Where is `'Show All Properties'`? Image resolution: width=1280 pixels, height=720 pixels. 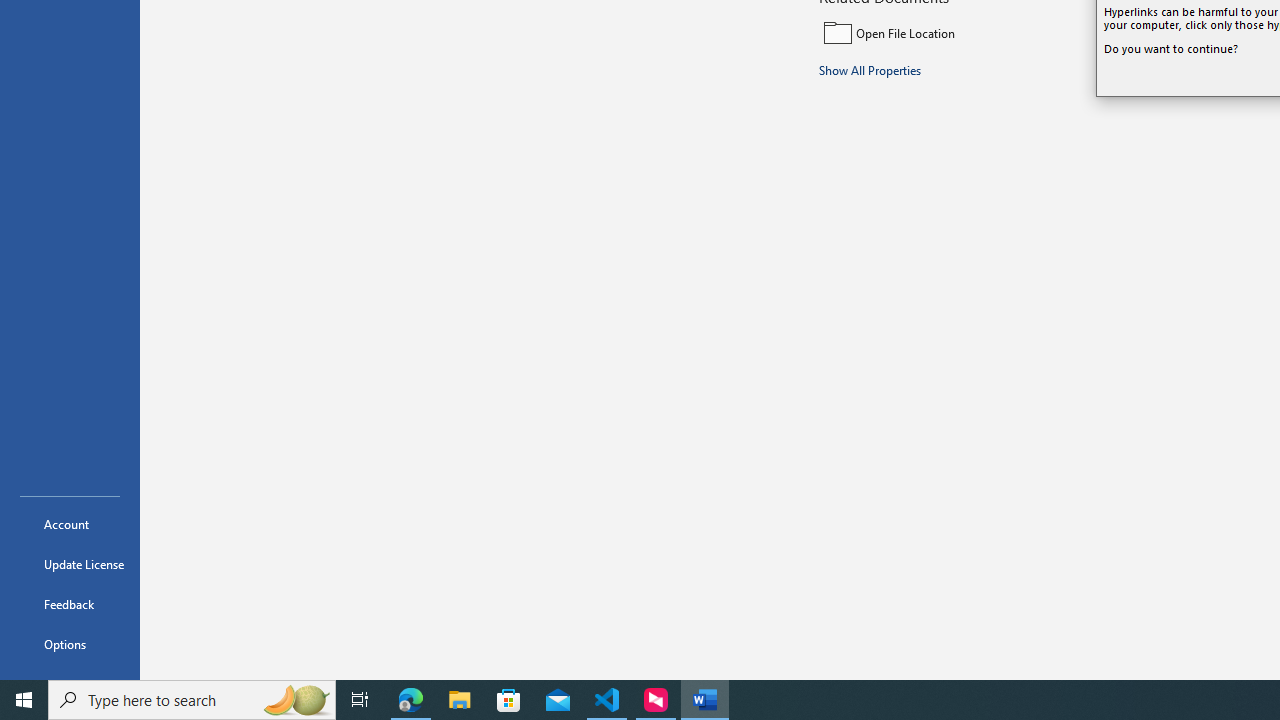
'Show All Properties' is located at coordinates (871, 68).